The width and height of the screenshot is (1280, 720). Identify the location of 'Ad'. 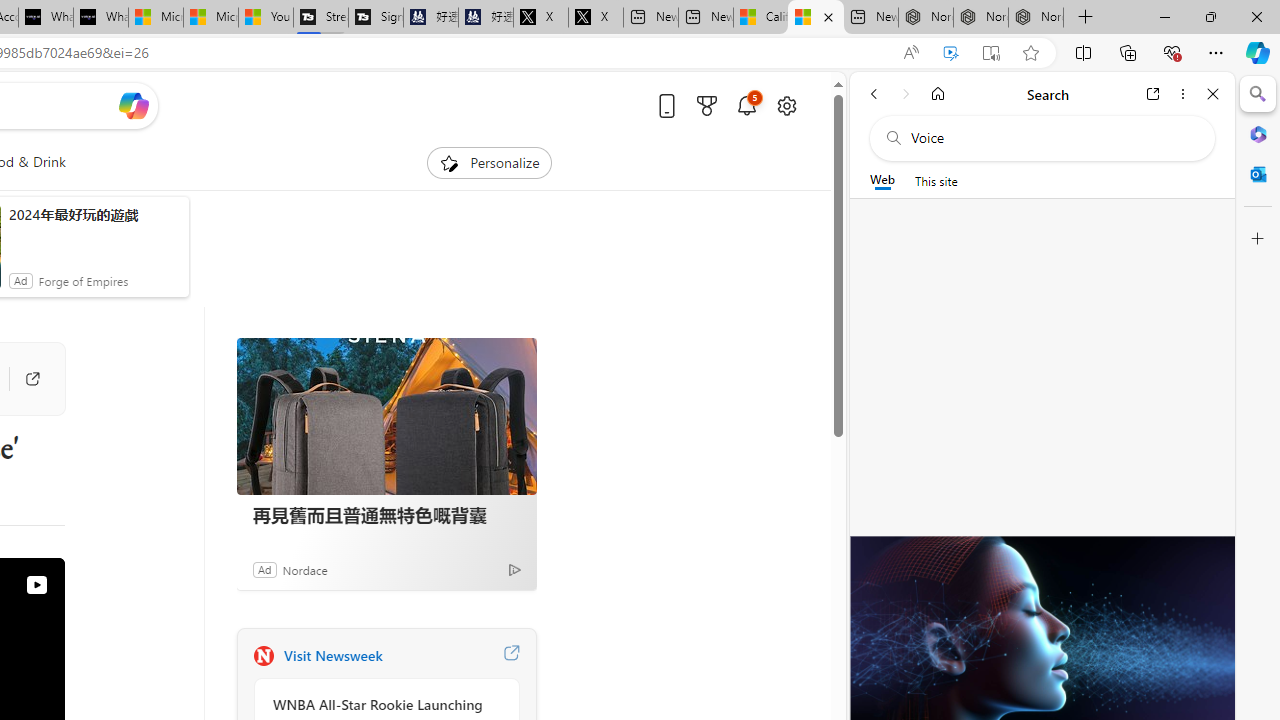
(263, 569).